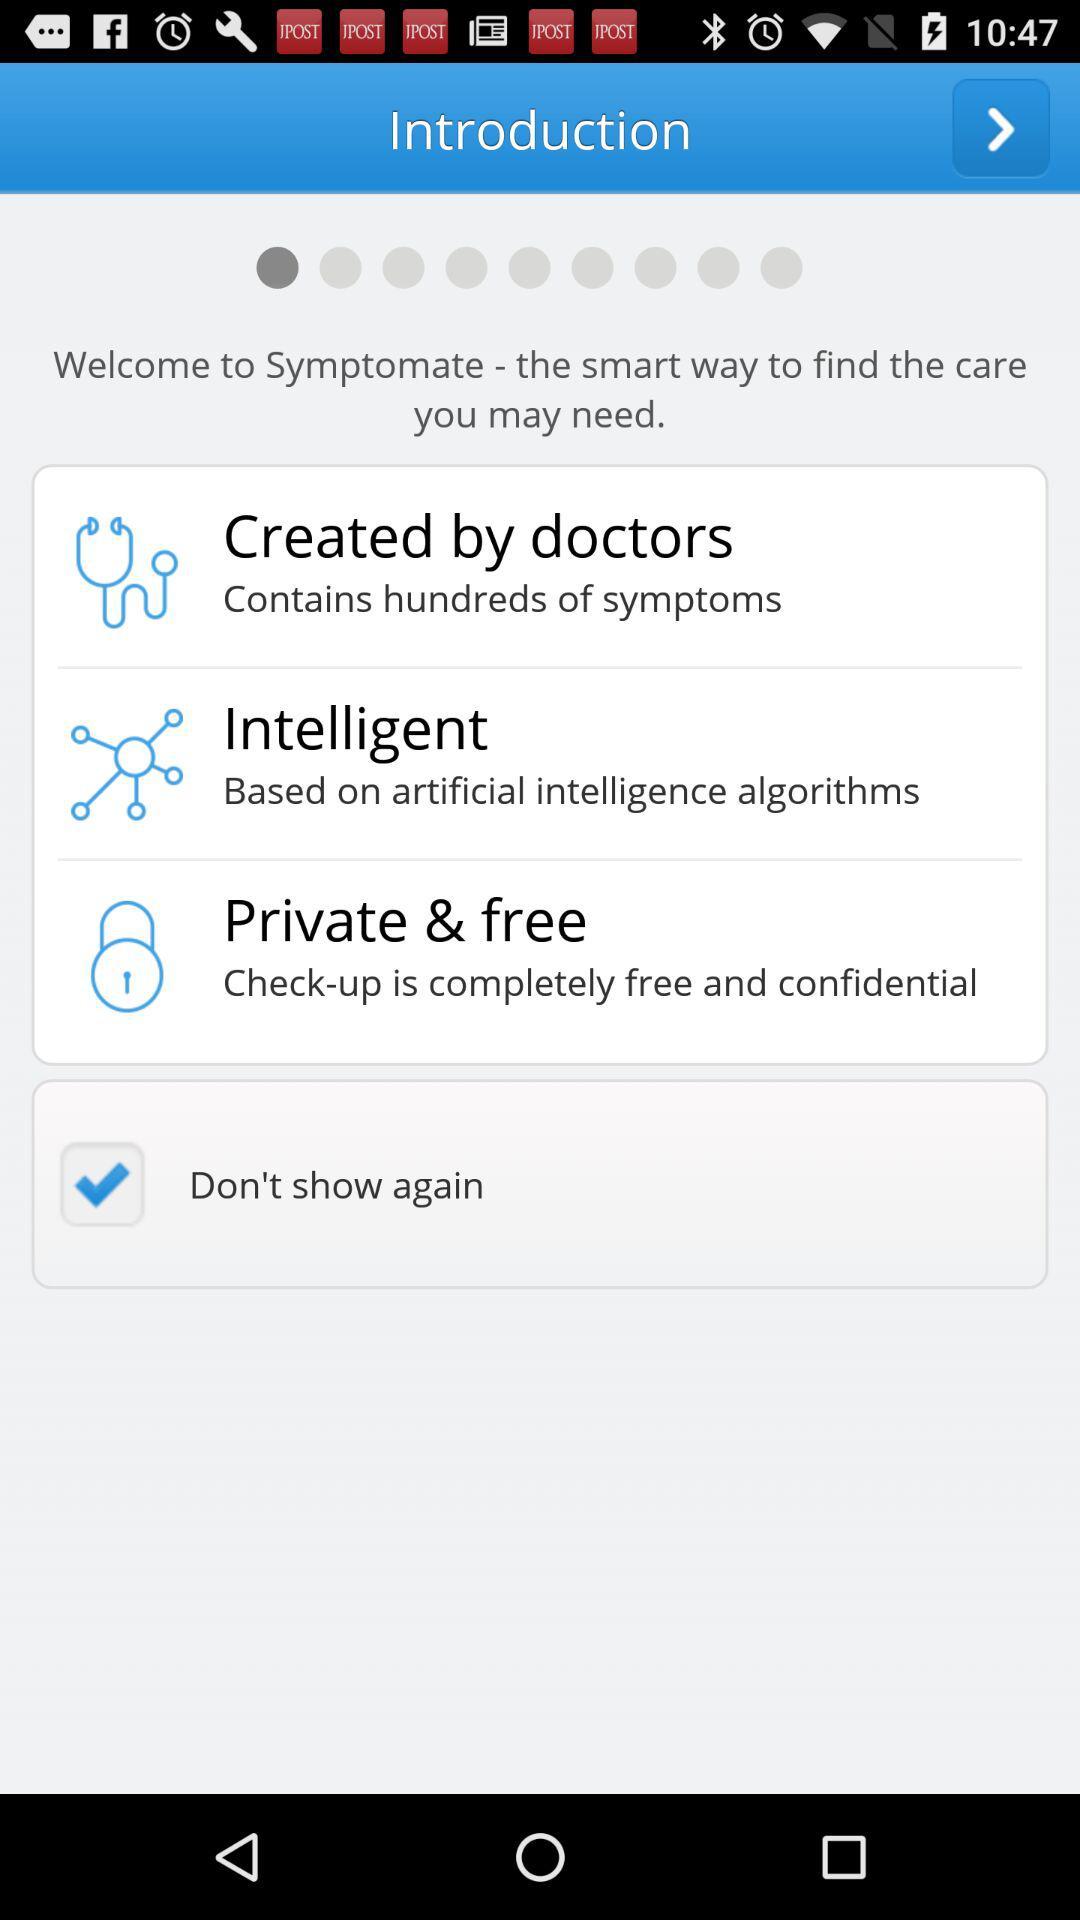 The image size is (1080, 1920). Describe the element at coordinates (540, 1184) in the screenshot. I see `don t show` at that location.